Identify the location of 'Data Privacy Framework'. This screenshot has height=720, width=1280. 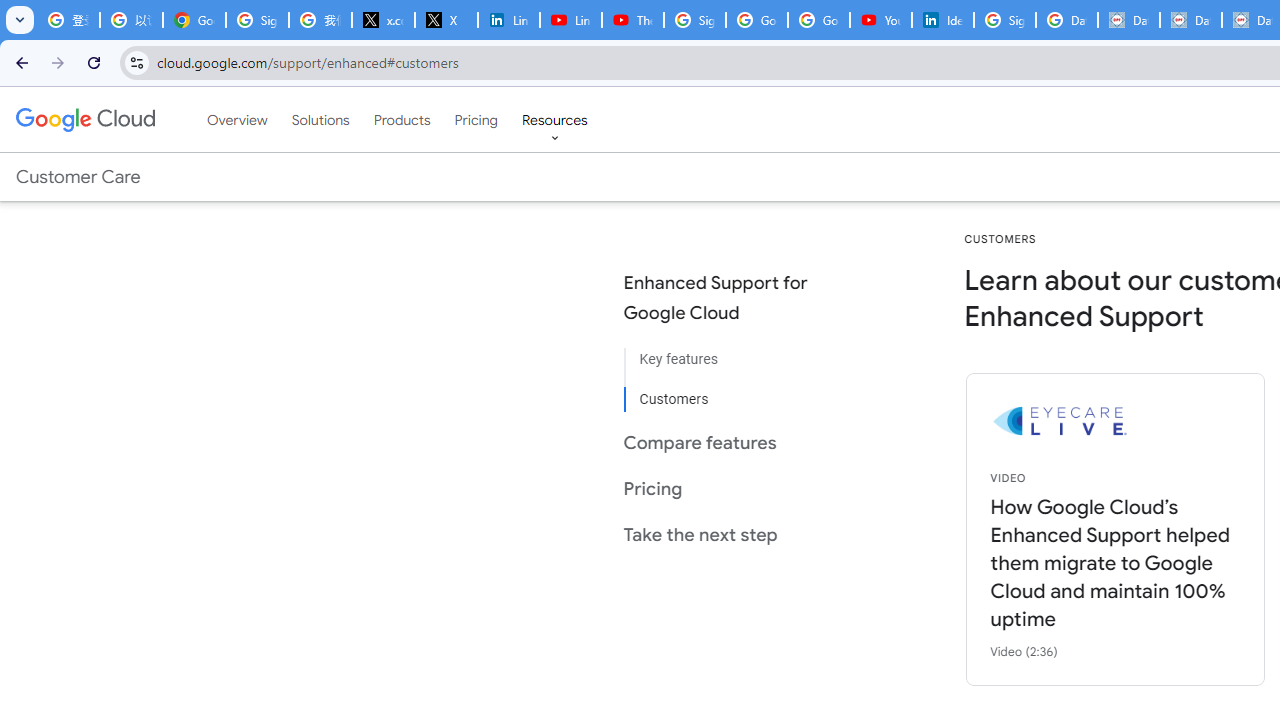
(1128, 20).